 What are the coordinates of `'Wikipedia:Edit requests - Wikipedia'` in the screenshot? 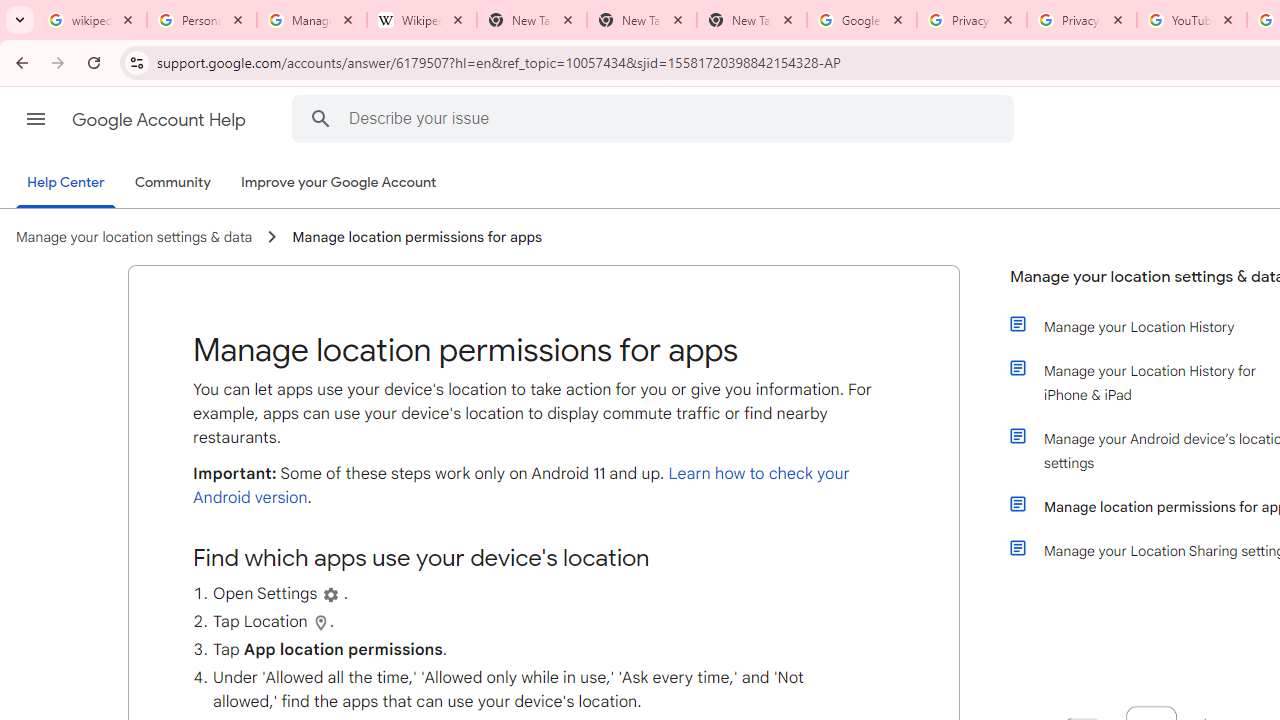 It's located at (421, 20).